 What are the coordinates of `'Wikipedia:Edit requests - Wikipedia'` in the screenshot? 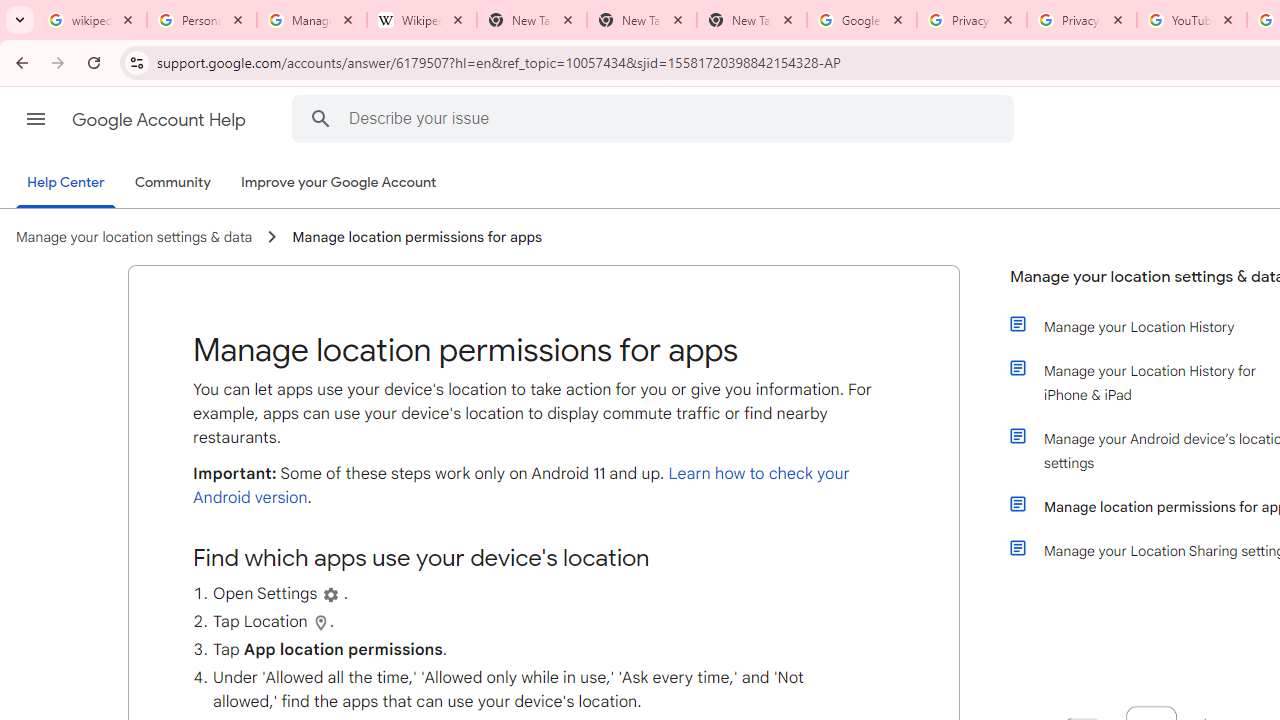 It's located at (421, 20).